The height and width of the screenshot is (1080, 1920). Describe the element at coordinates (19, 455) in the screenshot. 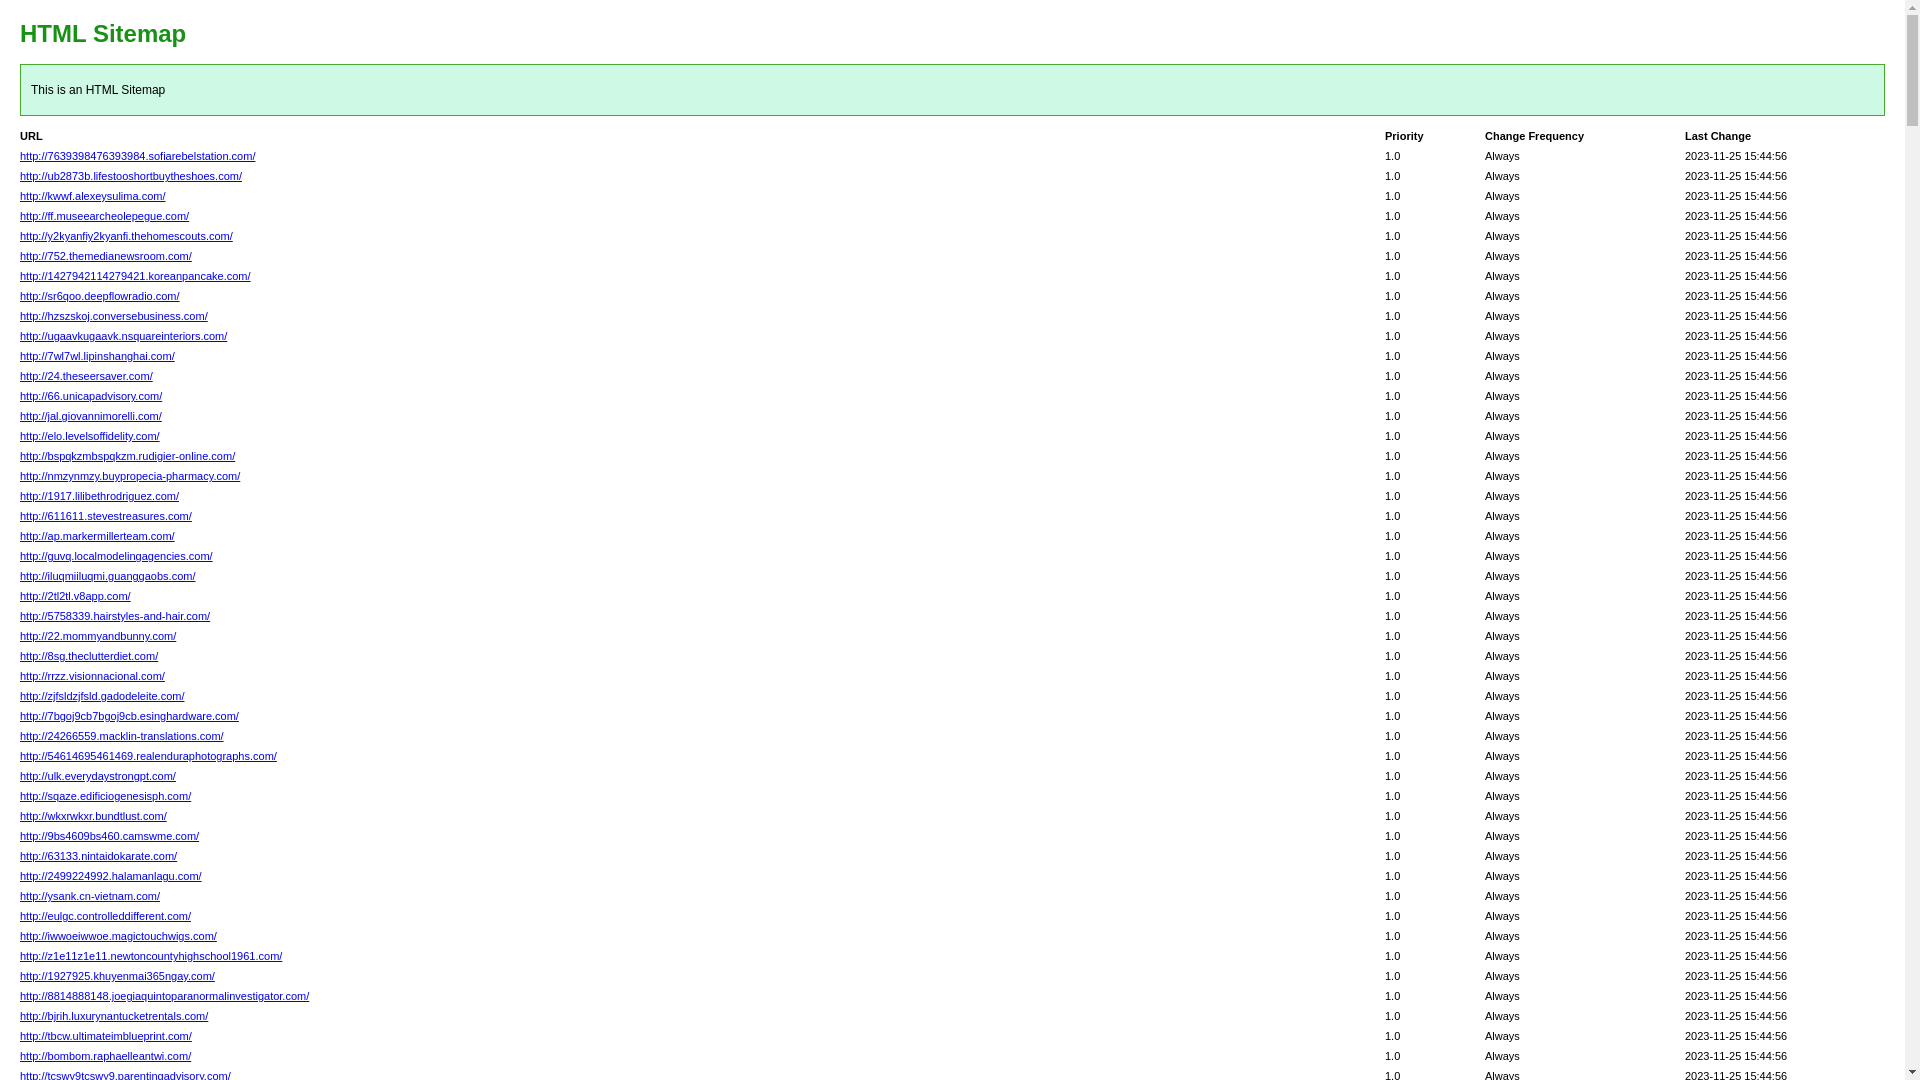

I see `'http://bspqkzmbspqkzm.rudigier-online.com/'` at that location.